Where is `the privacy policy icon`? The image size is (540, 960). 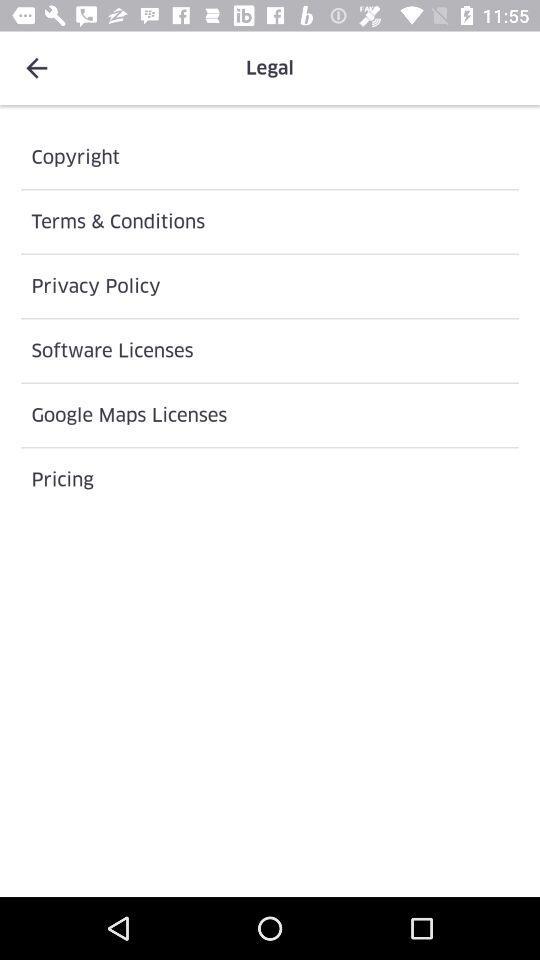
the privacy policy icon is located at coordinates (270, 285).